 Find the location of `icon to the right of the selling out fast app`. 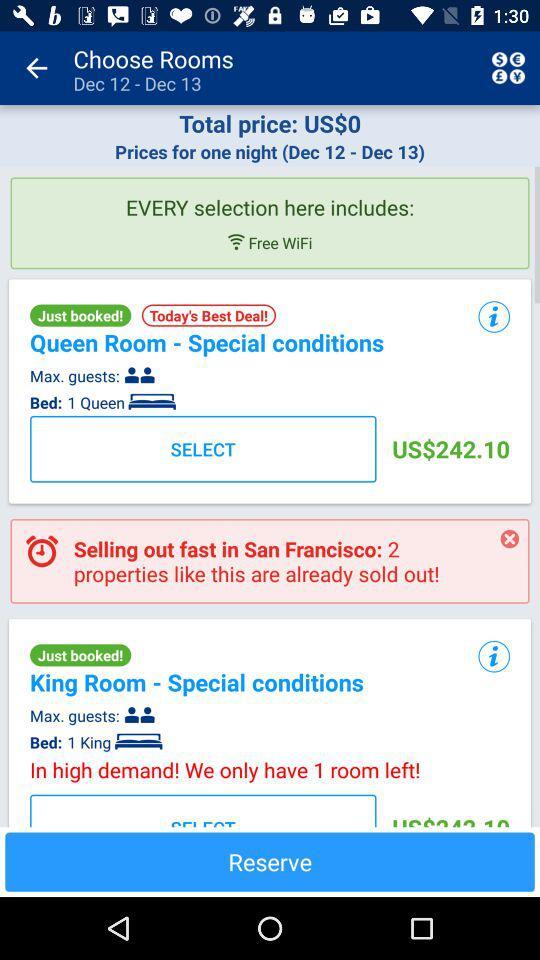

icon to the right of the selling out fast app is located at coordinates (509, 538).